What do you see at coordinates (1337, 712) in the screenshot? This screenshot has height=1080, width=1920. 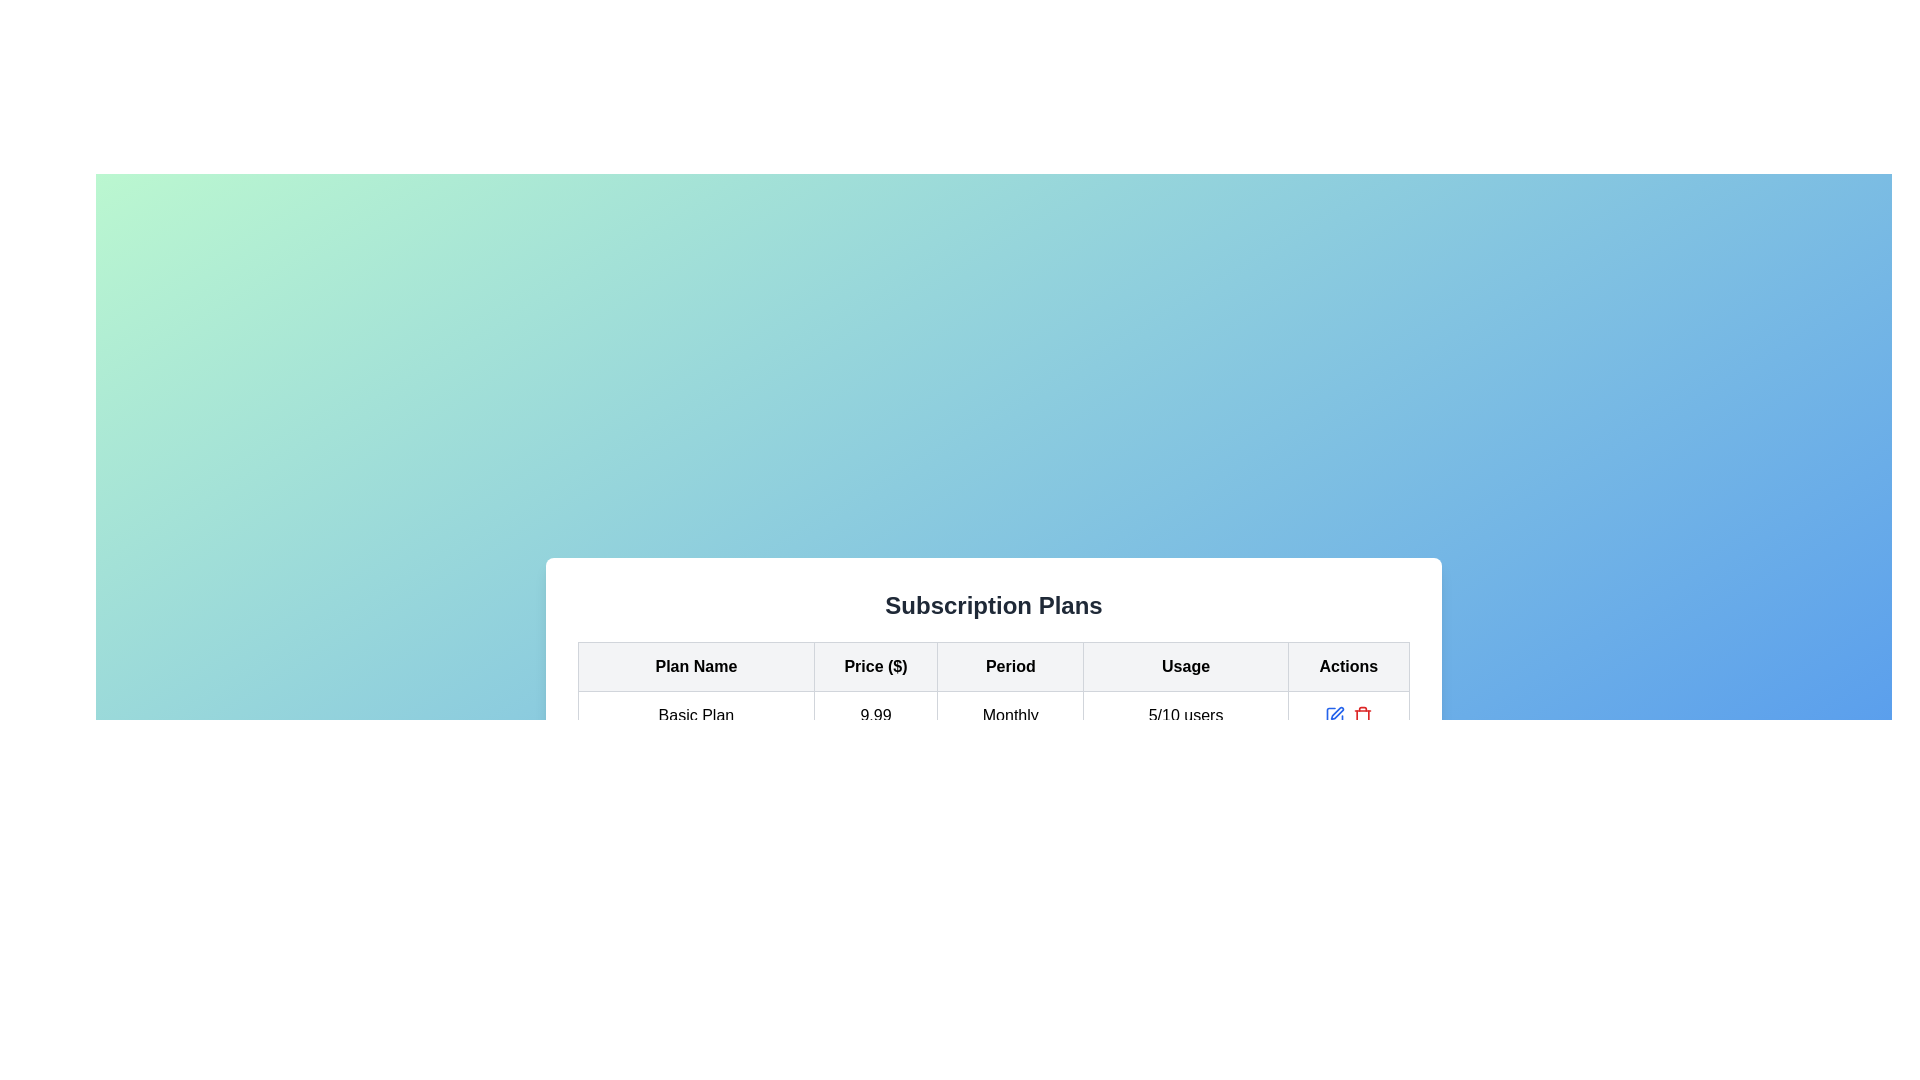 I see `the small icon with a pen overlaying a square in the 'Actions' column of the subscription table` at bounding box center [1337, 712].